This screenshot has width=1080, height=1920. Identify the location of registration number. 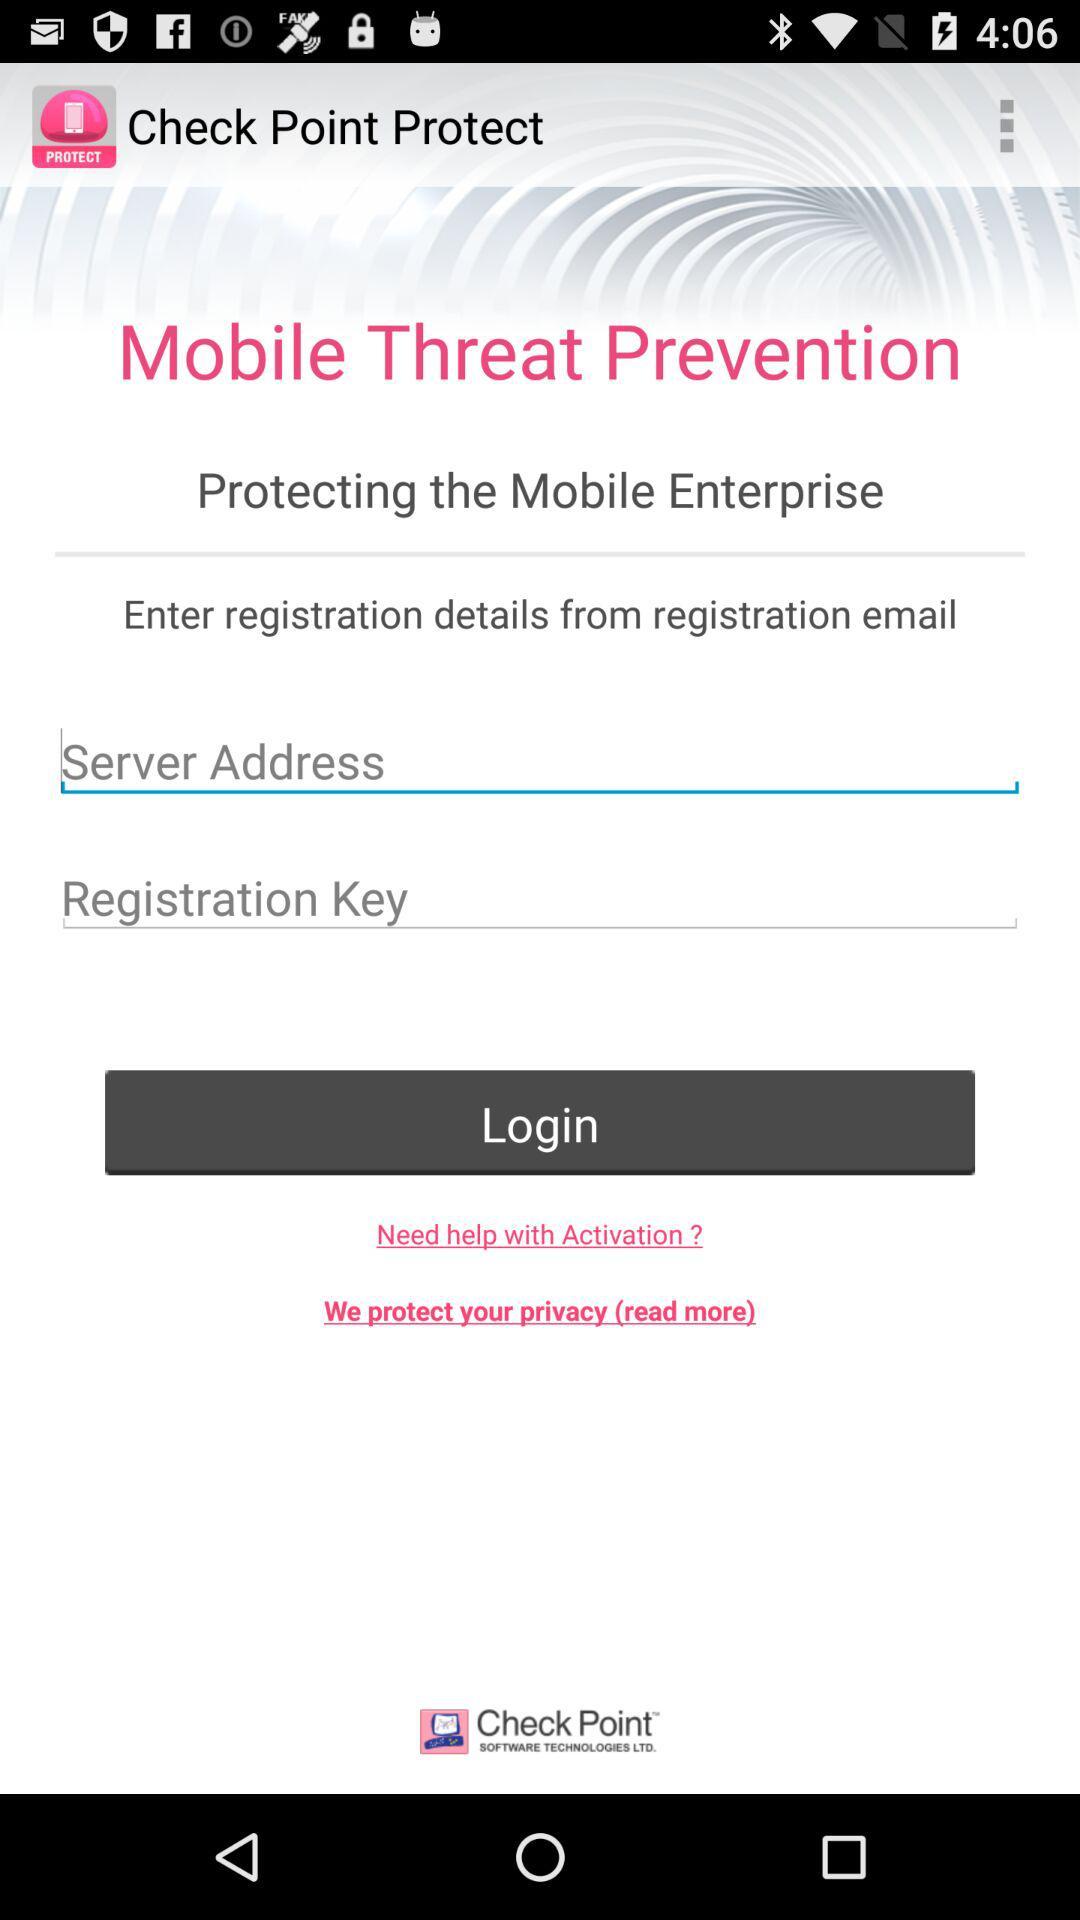
(540, 896).